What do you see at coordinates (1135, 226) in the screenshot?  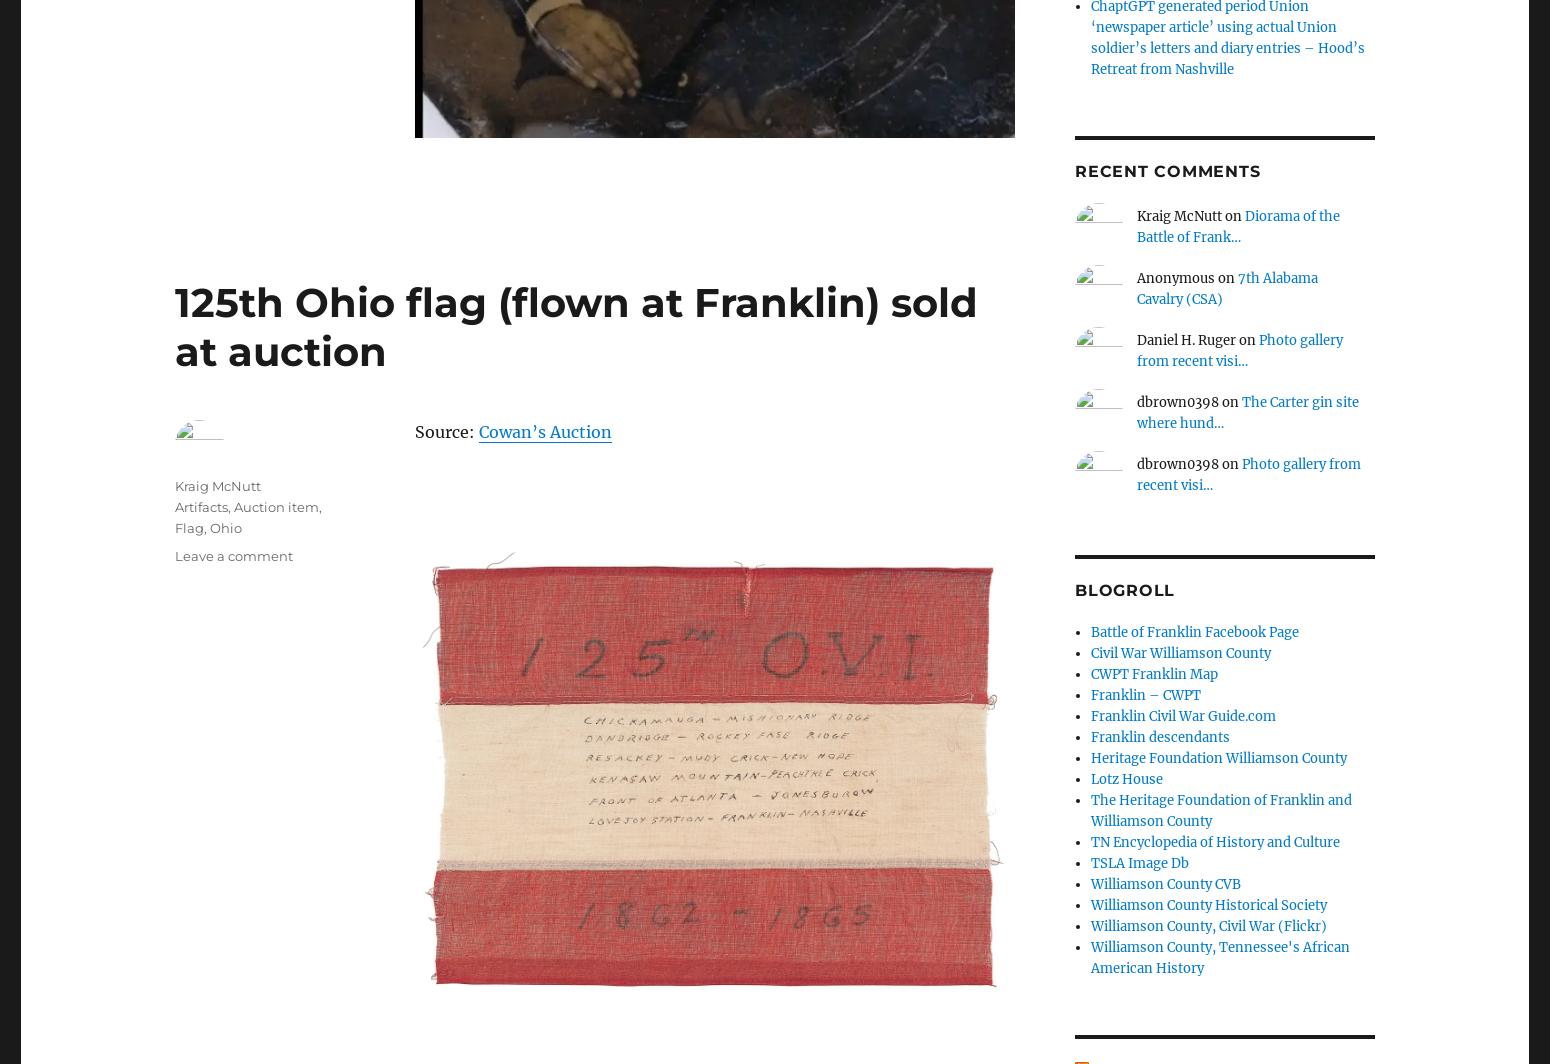 I see `'Diorama of the Battle of Frank…'` at bounding box center [1135, 226].